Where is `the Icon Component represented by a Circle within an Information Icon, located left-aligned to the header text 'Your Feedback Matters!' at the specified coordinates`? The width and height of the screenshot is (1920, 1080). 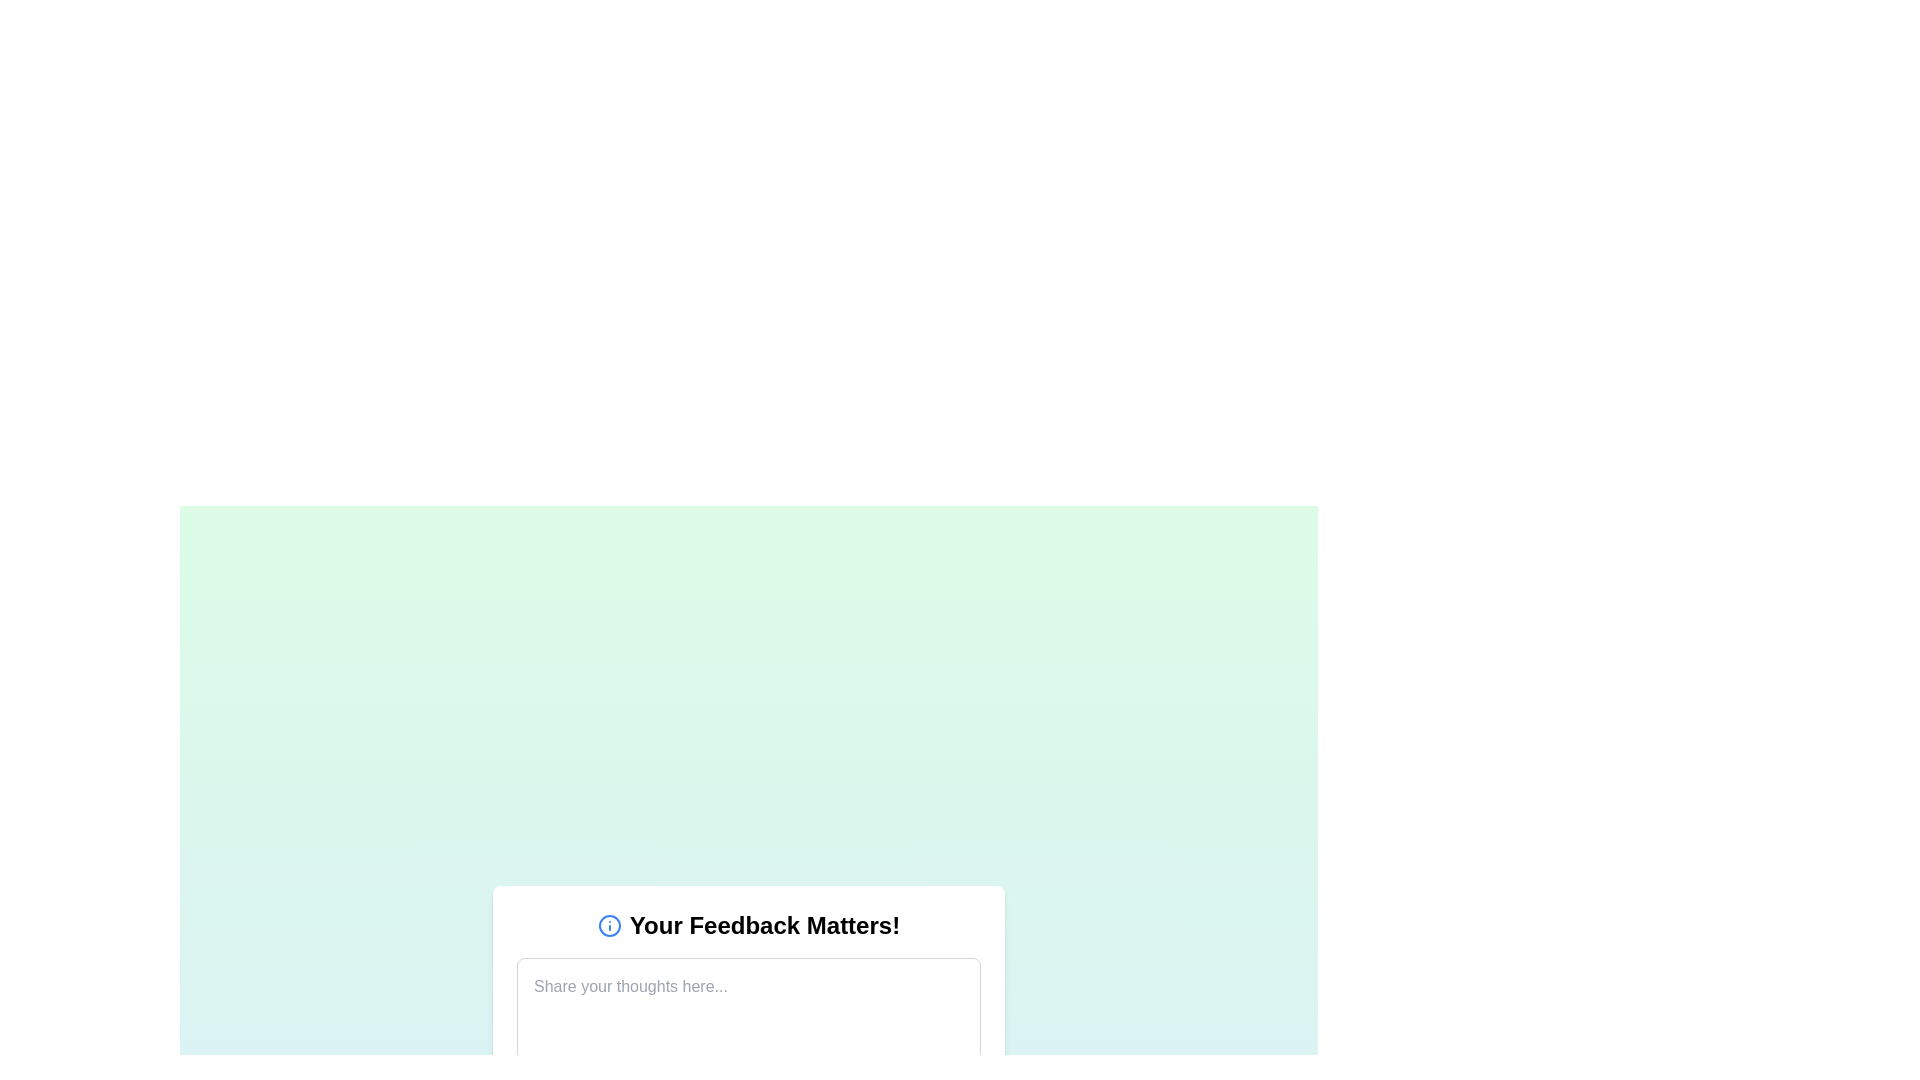
the Icon Component represented by a Circle within an Information Icon, located left-aligned to the header text 'Your Feedback Matters!' at the specified coordinates is located at coordinates (608, 925).